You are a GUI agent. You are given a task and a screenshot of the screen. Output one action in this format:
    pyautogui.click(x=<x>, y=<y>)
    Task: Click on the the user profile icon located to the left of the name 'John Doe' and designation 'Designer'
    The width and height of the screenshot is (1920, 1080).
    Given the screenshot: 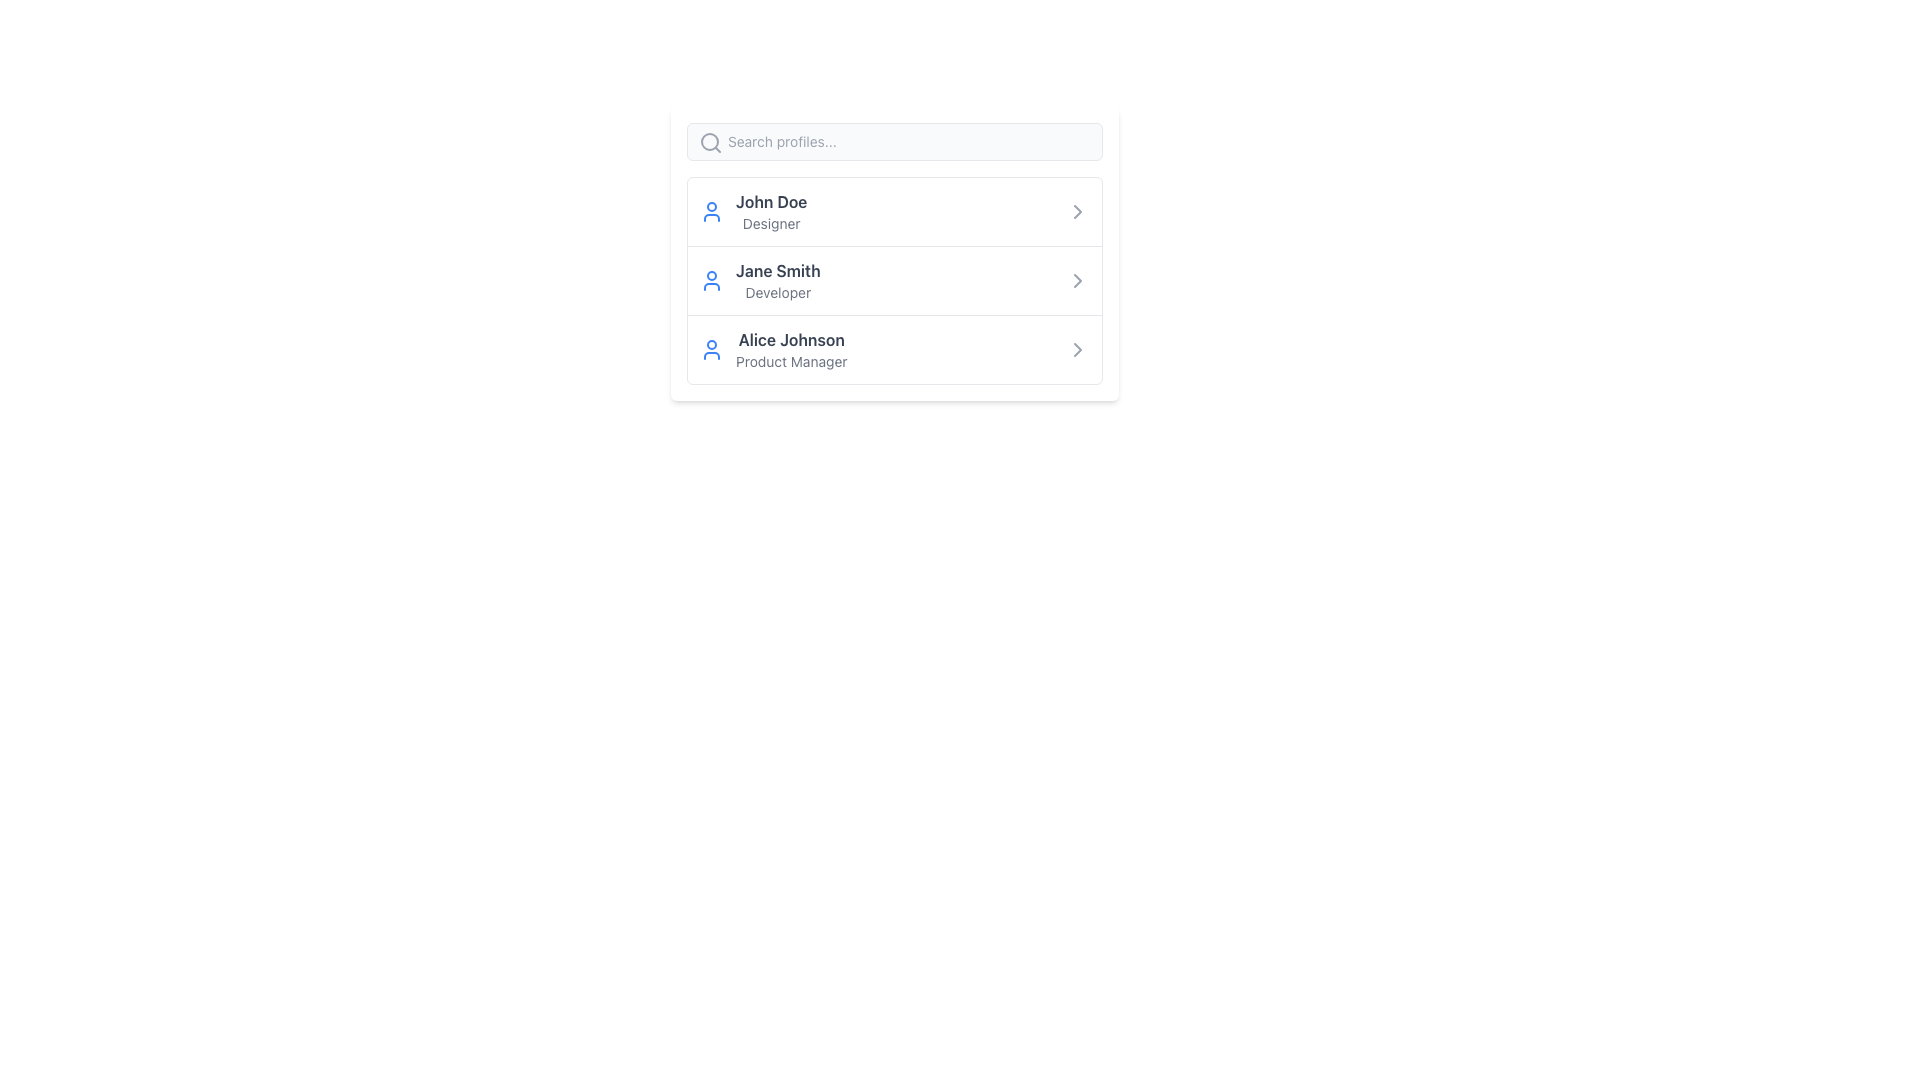 What is the action you would take?
    pyautogui.click(x=711, y=212)
    